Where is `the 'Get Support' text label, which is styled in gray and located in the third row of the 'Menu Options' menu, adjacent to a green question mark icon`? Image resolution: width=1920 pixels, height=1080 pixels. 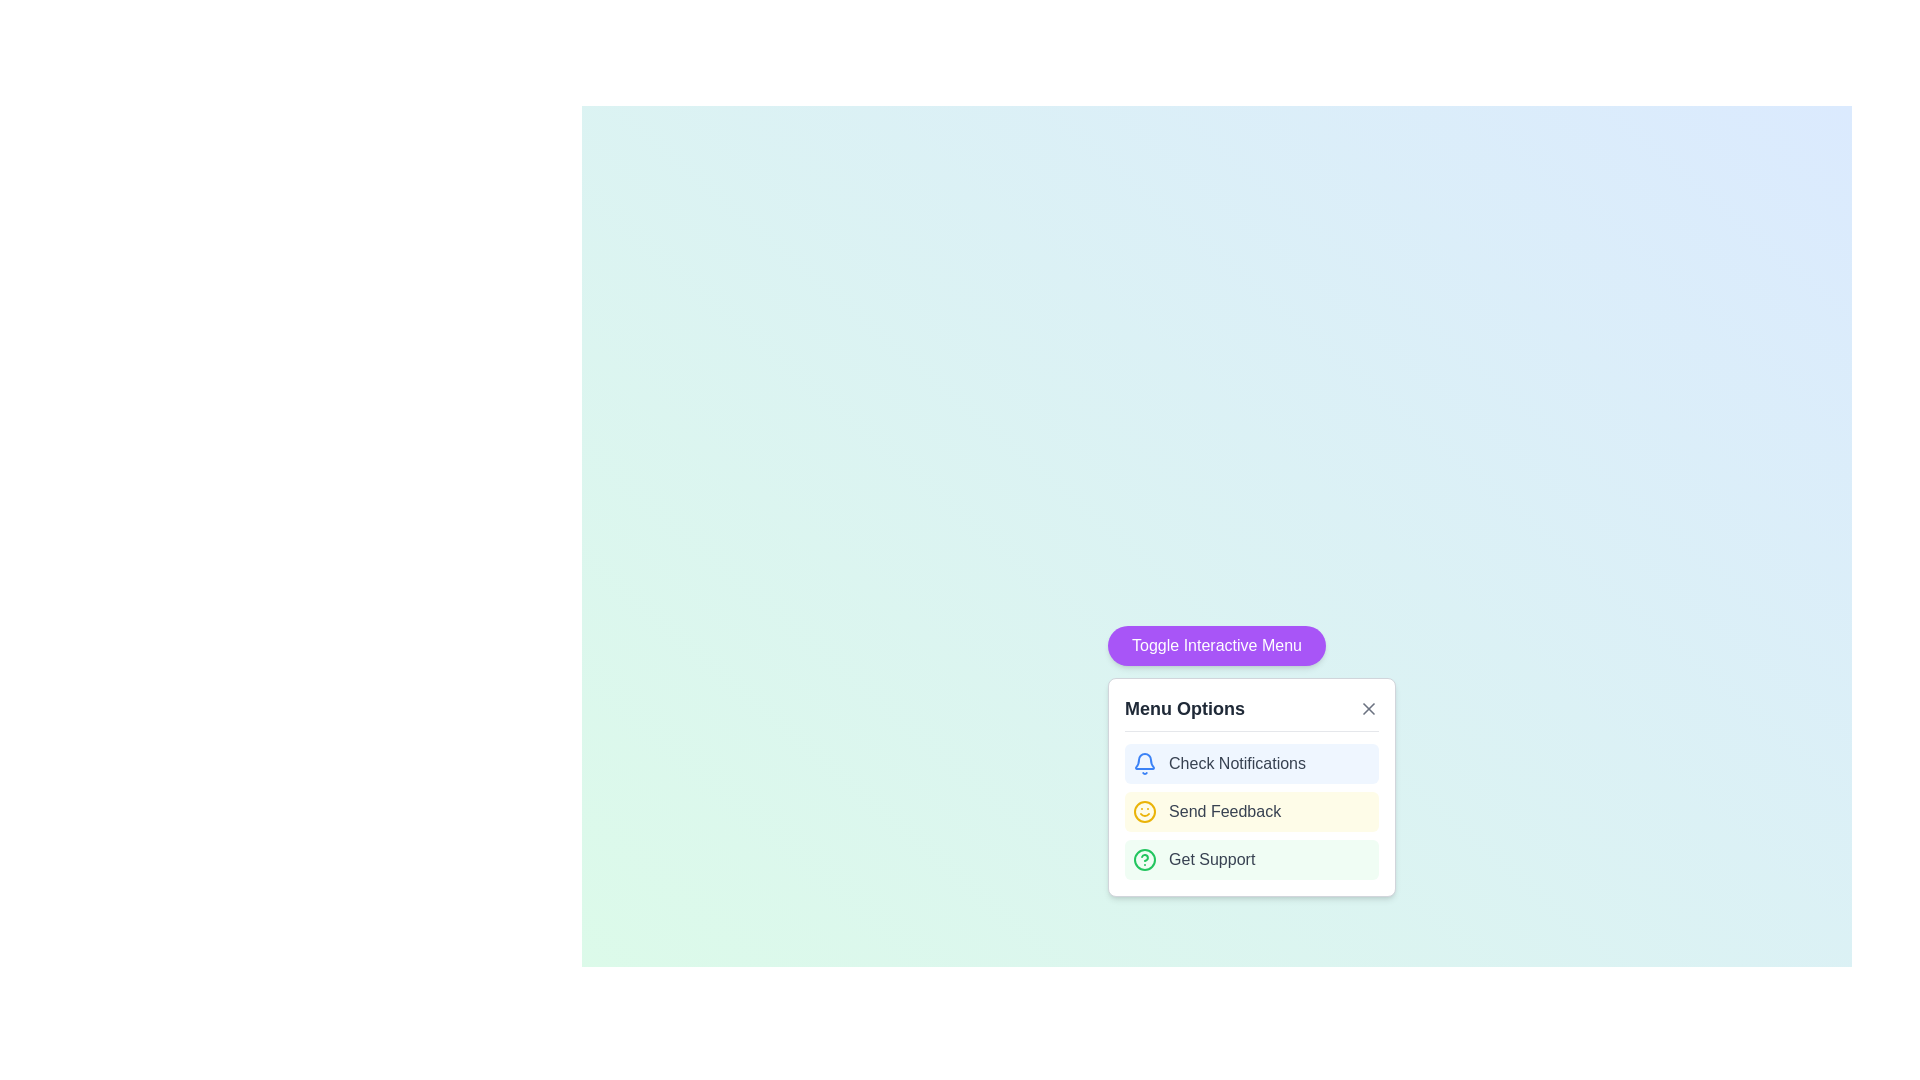
the 'Get Support' text label, which is styled in gray and located in the third row of the 'Menu Options' menu, adjacent to a green question mark icon is located at coordinates (1211, 859).